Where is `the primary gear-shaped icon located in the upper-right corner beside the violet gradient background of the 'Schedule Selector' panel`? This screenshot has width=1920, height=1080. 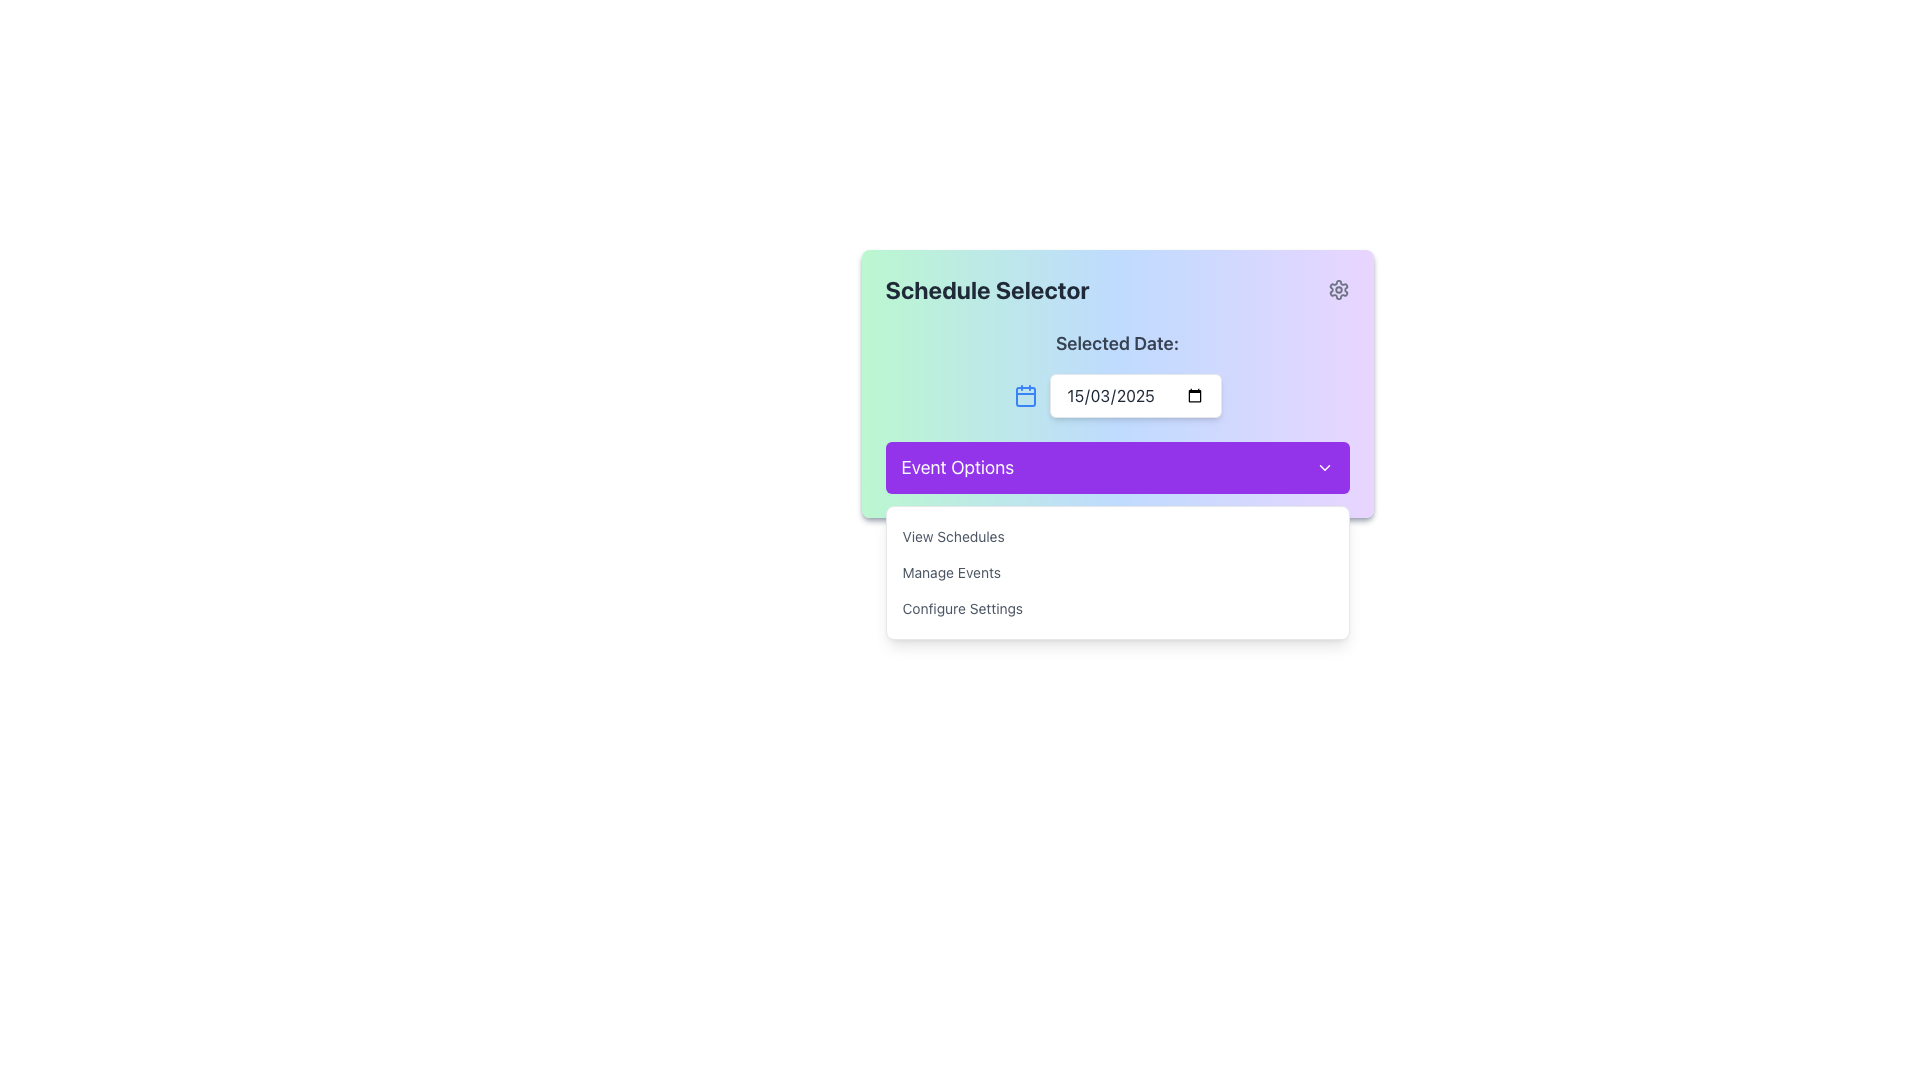 the primary gear-shaped icon located in the upper-right corner beside the violet gradient background of the 'Schedule Selector' panel is located at coordinates (1338, 289).